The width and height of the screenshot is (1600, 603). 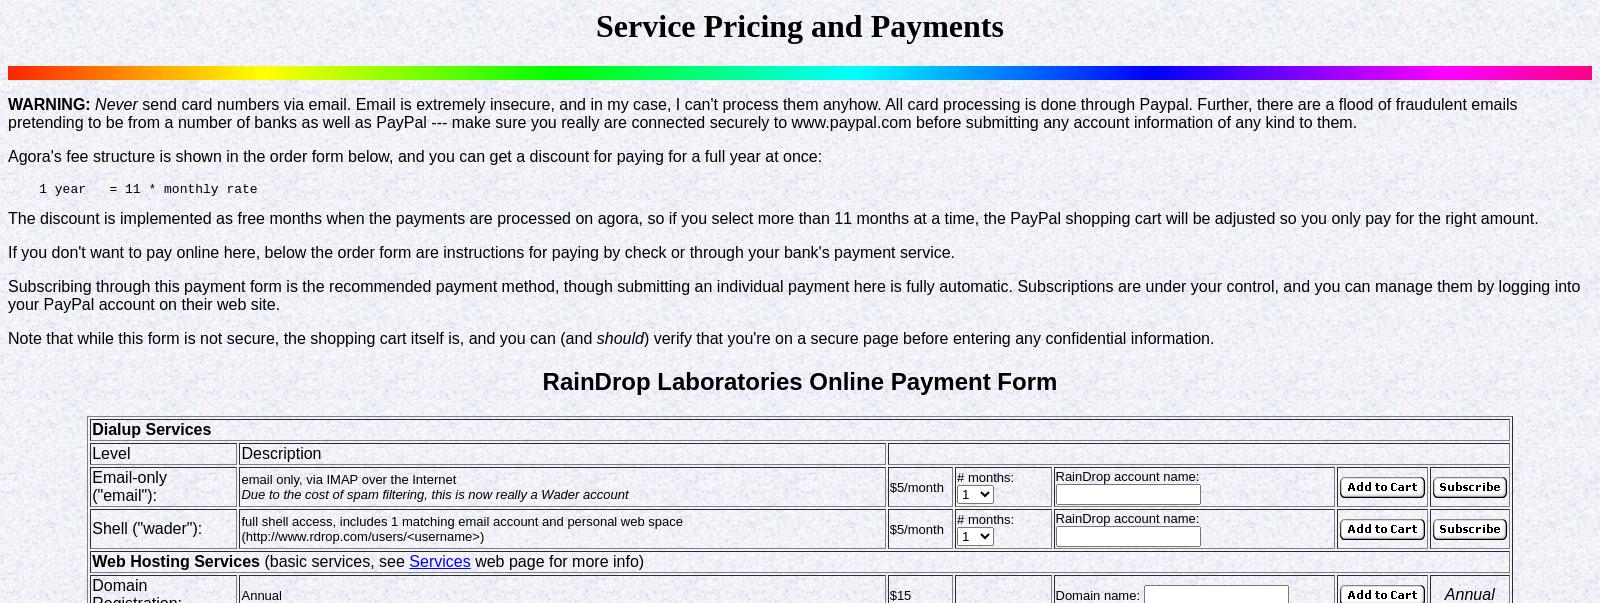 What do you see at coordinates (280, 452) in the screenshot?
I see `'Description'` at bounding box center [280, 452].